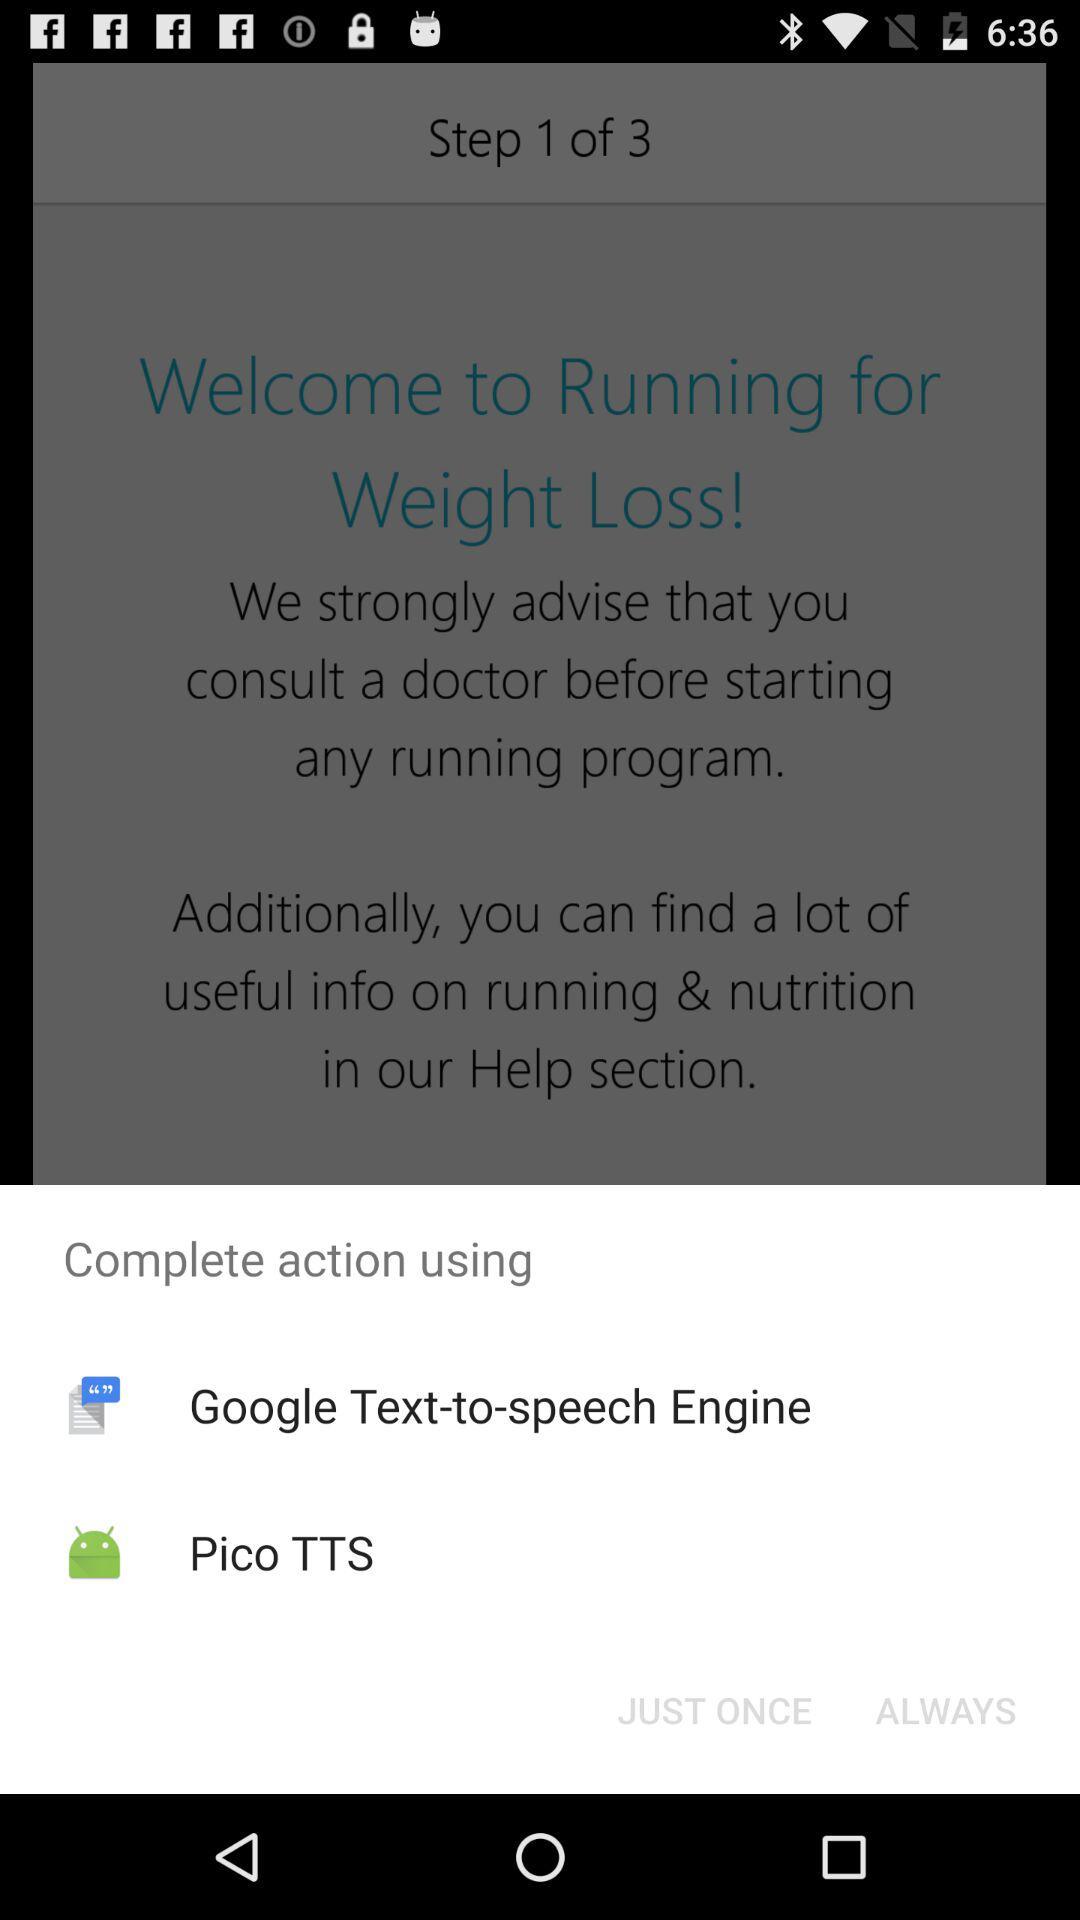  Describe the element at coordinates (713, 1708) in the screenshot. I see `the just once icon` at that location.